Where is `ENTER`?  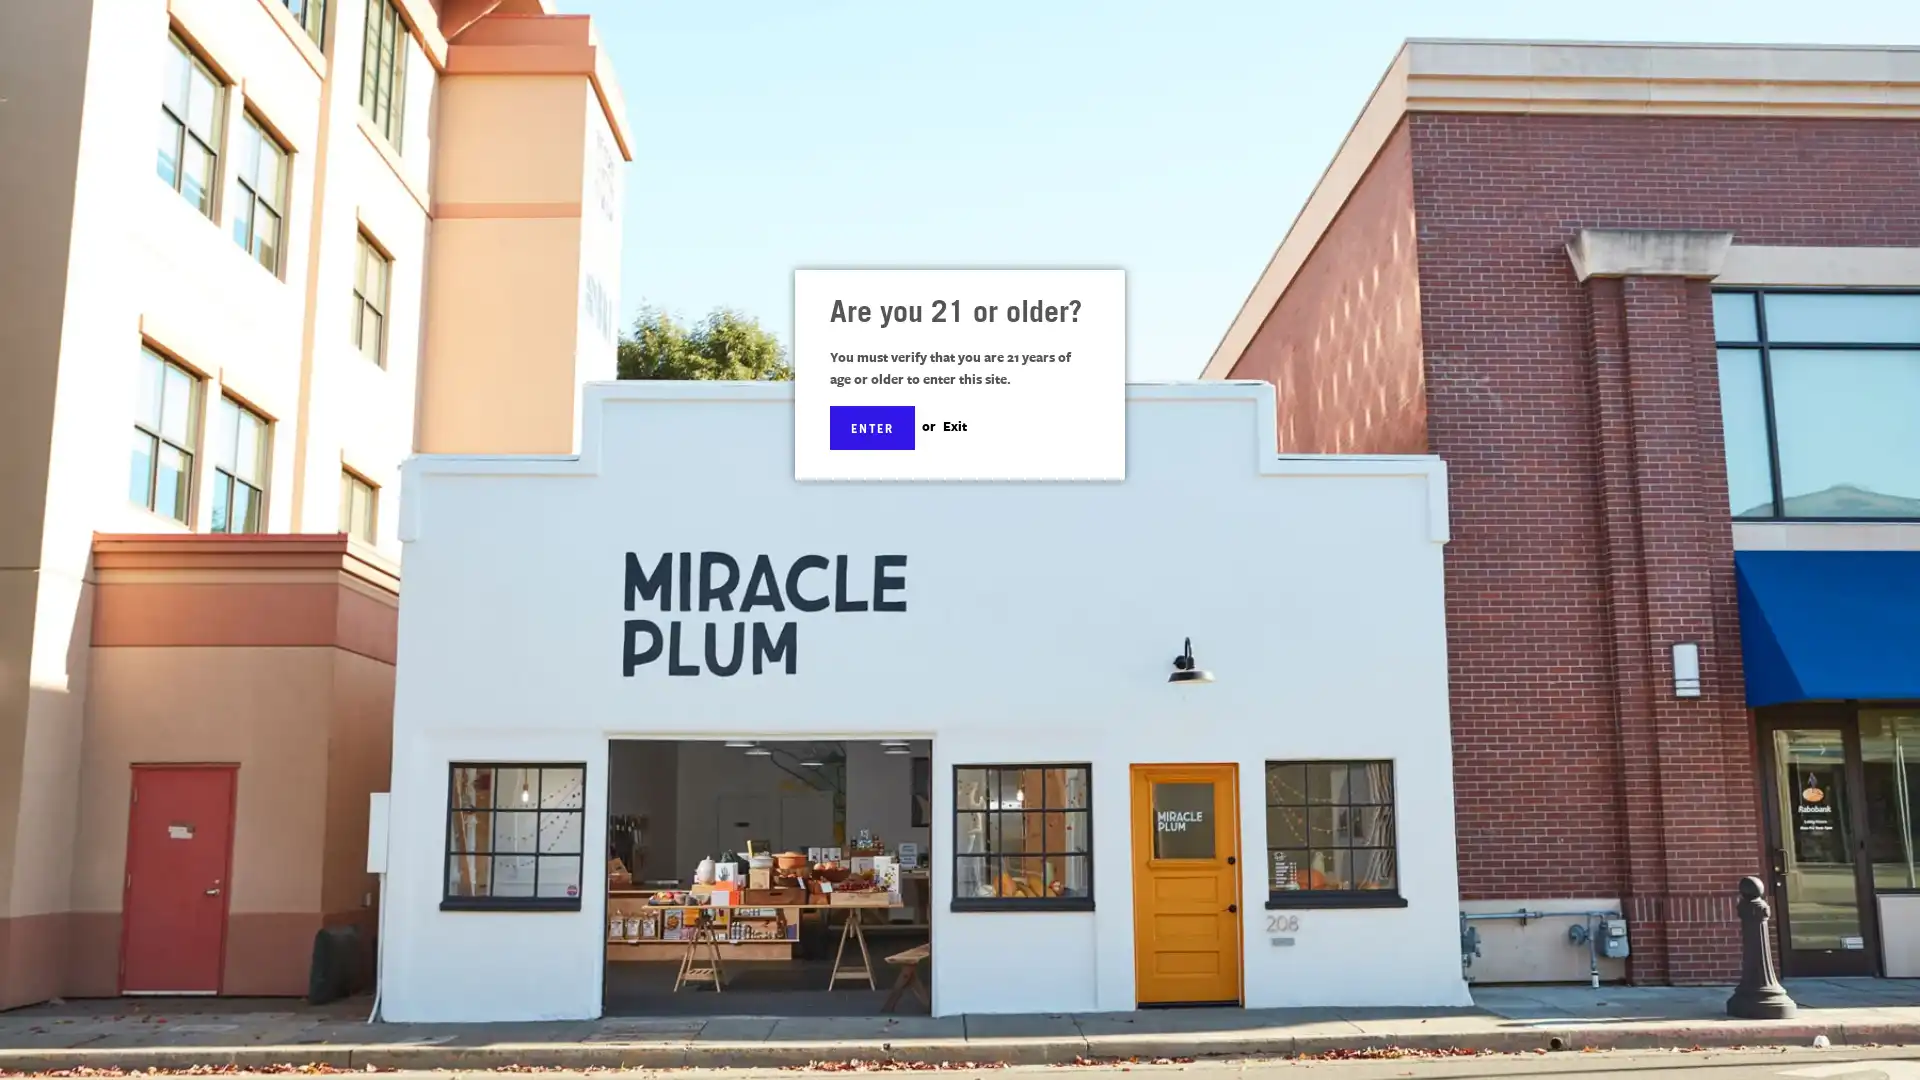
ENTER is located at coordinates (872, 426).